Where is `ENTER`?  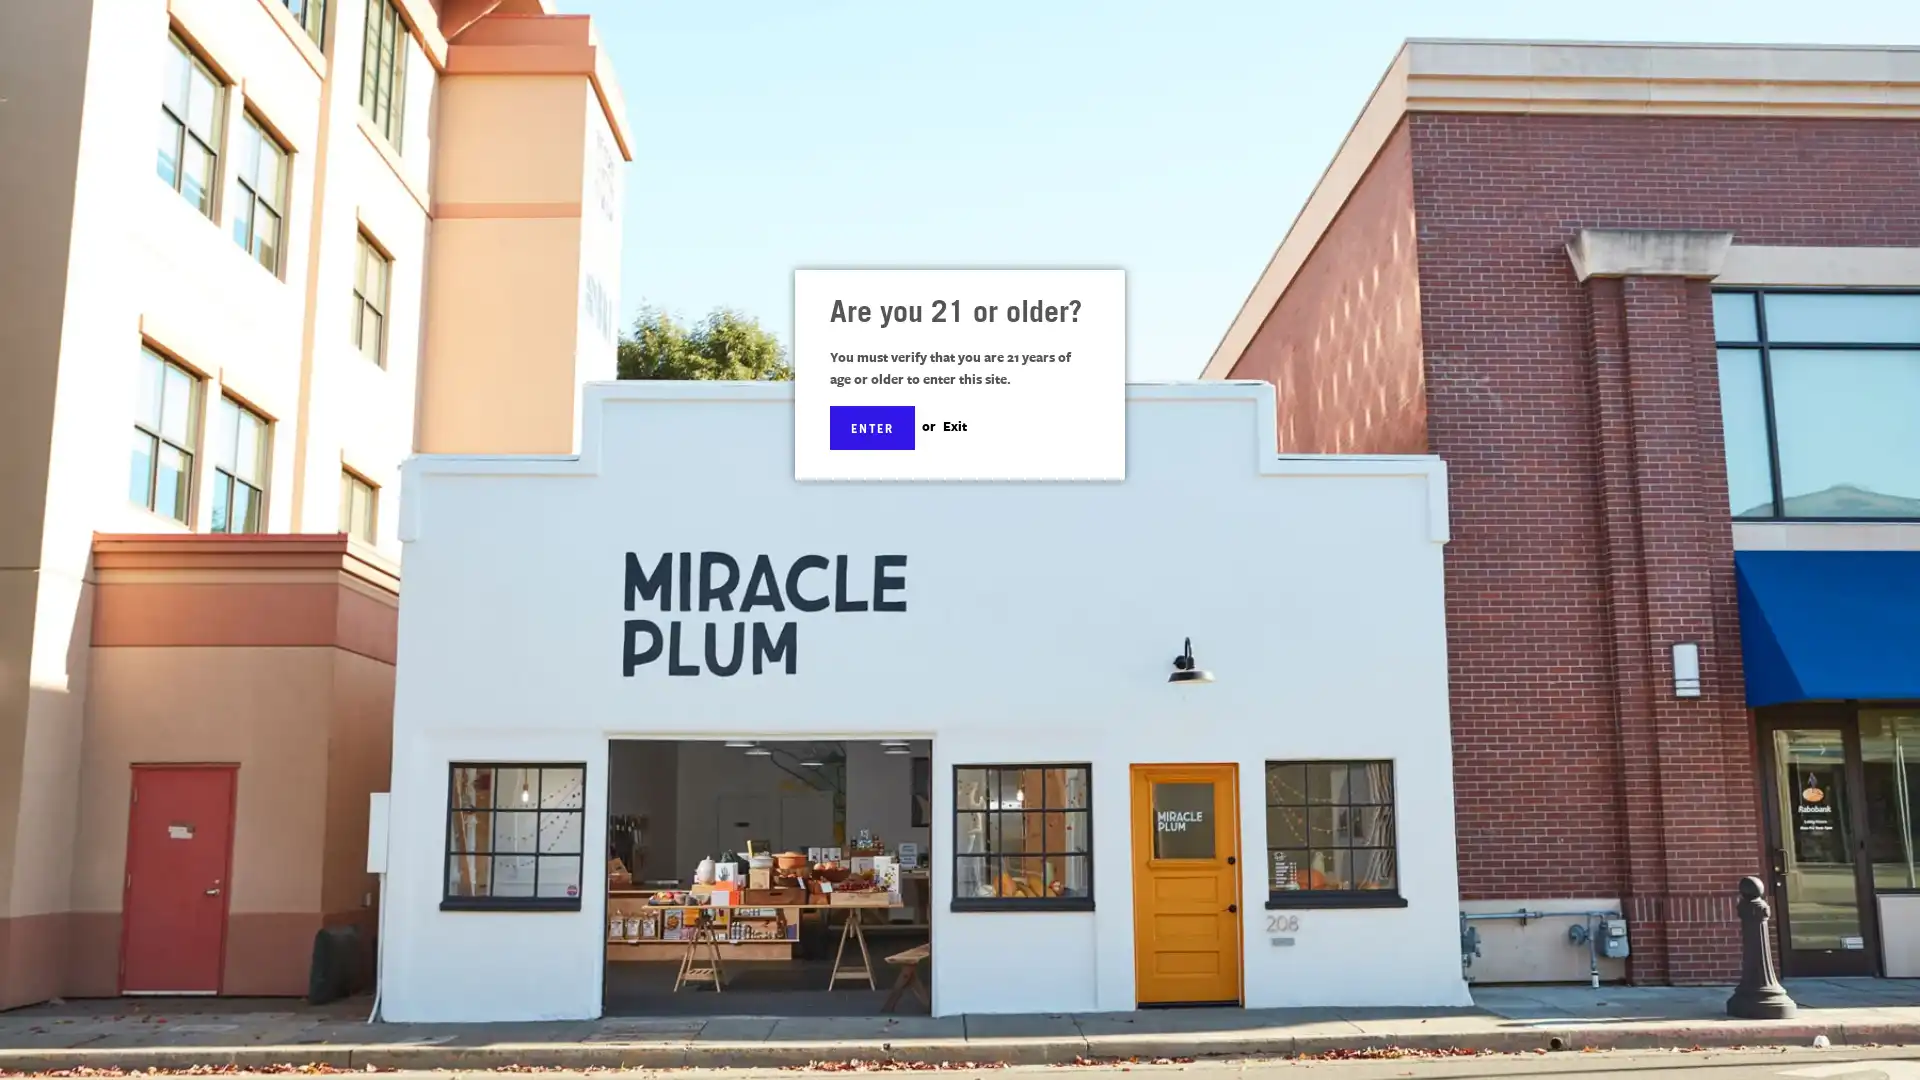
ENTER is located at coordinates (872, 426).